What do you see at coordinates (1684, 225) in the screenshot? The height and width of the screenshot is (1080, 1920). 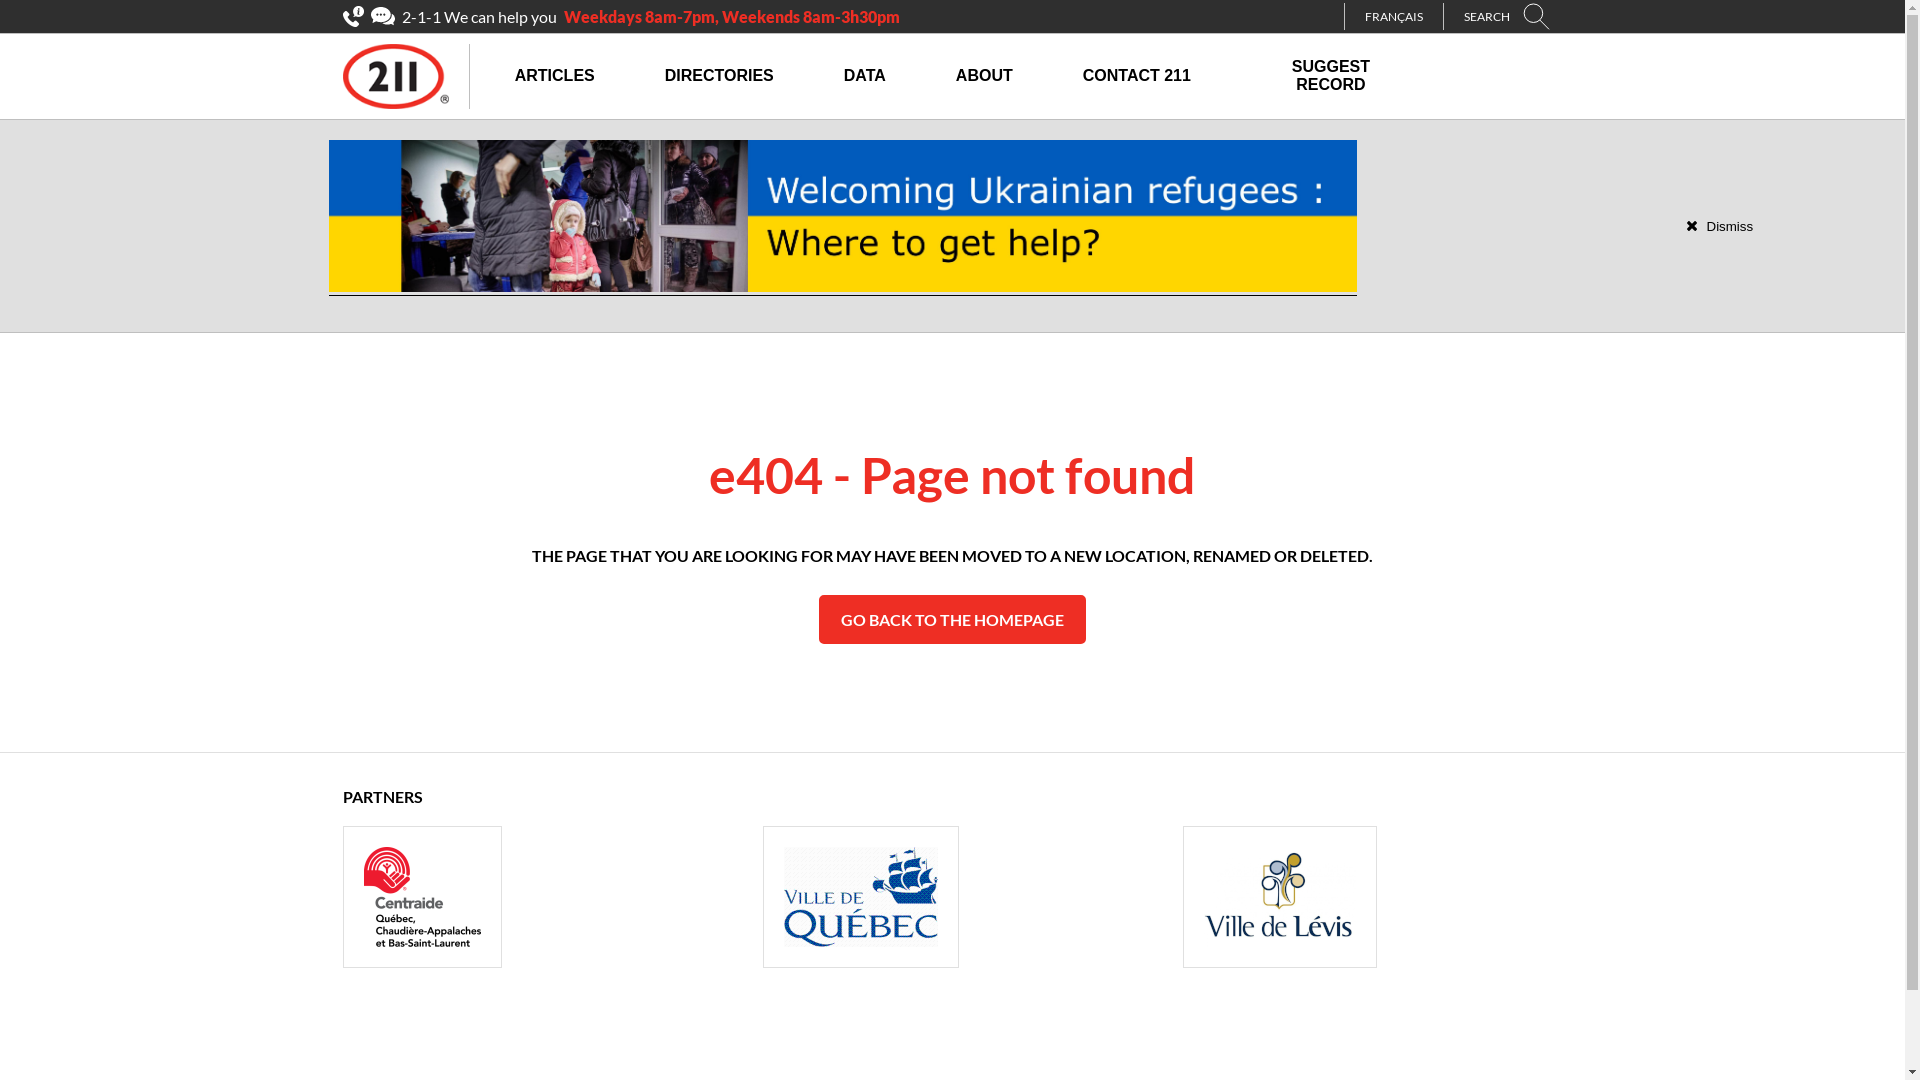 I see `'Dismiss'` at bounding box center [1684, 225].